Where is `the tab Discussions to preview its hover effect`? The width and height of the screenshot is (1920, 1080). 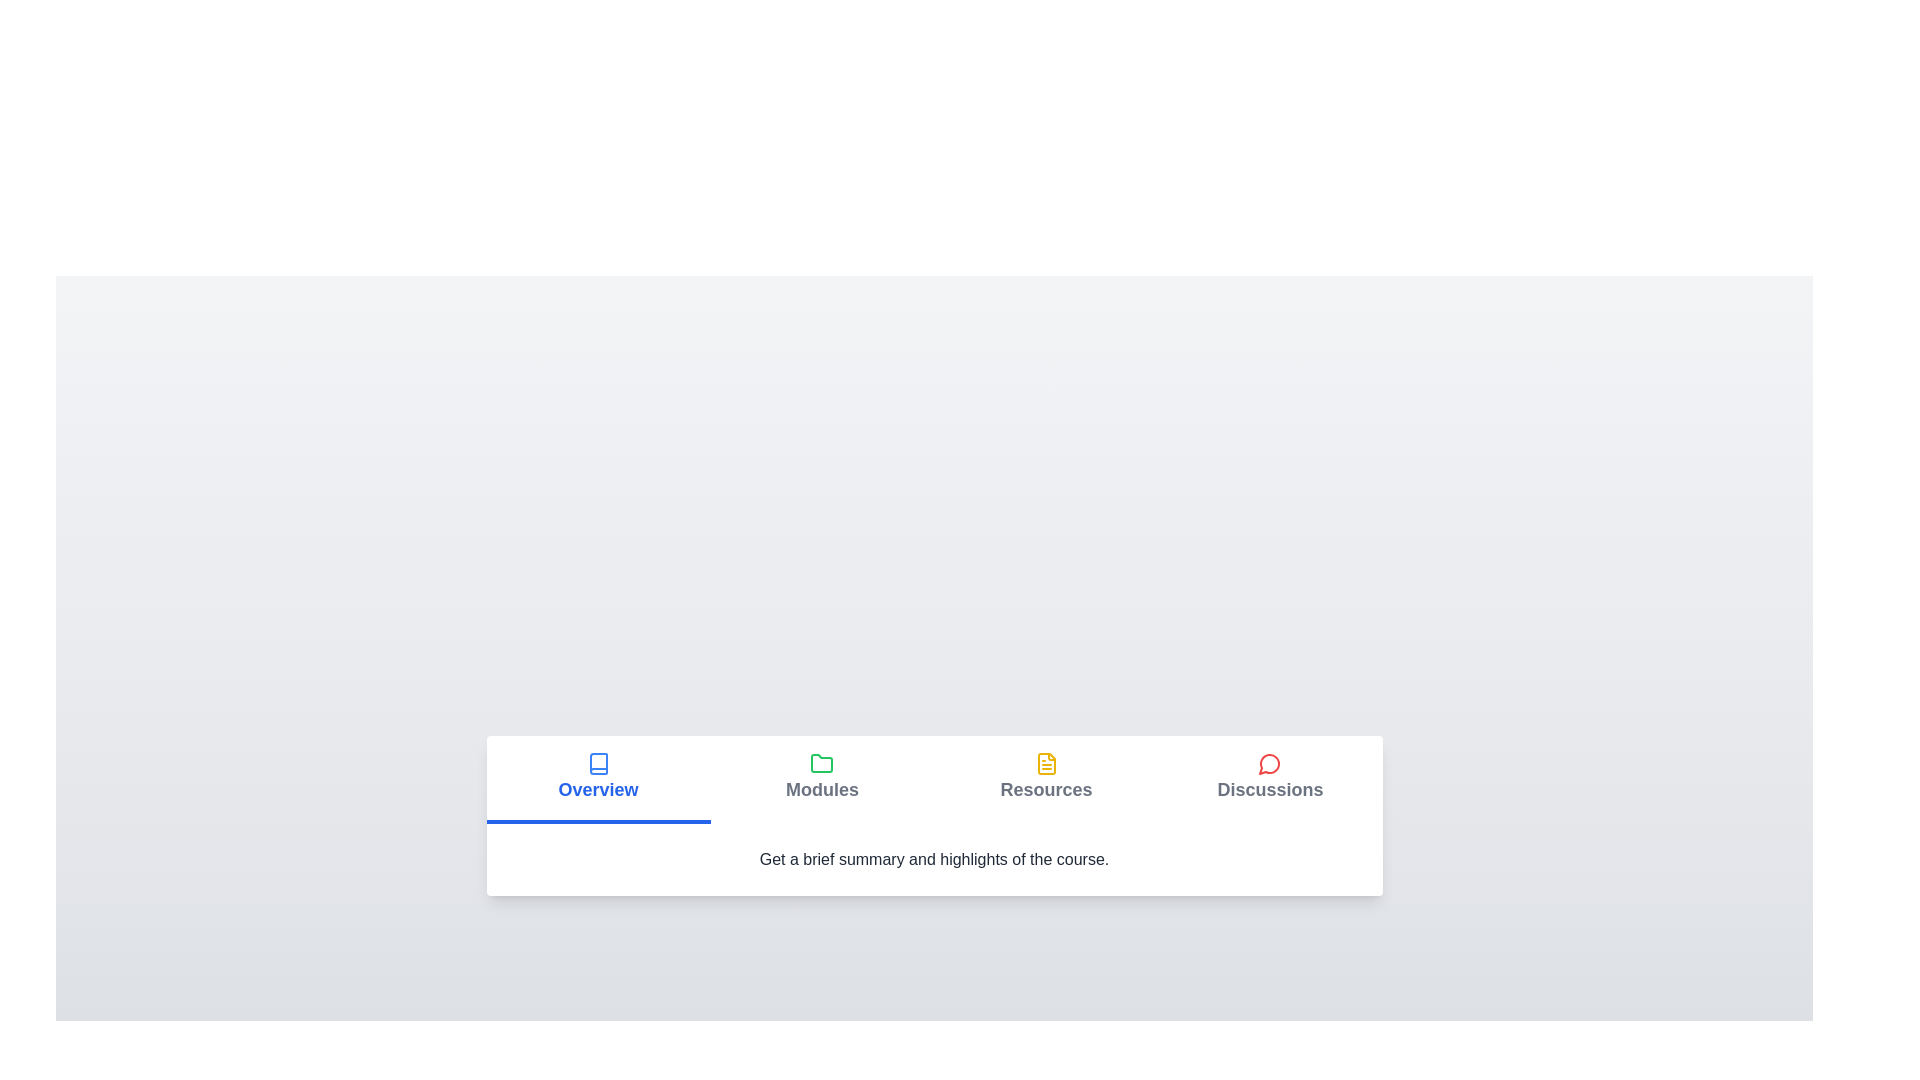
the tab Discussions to preview its hover effect is located at coordinates (1269, 778).